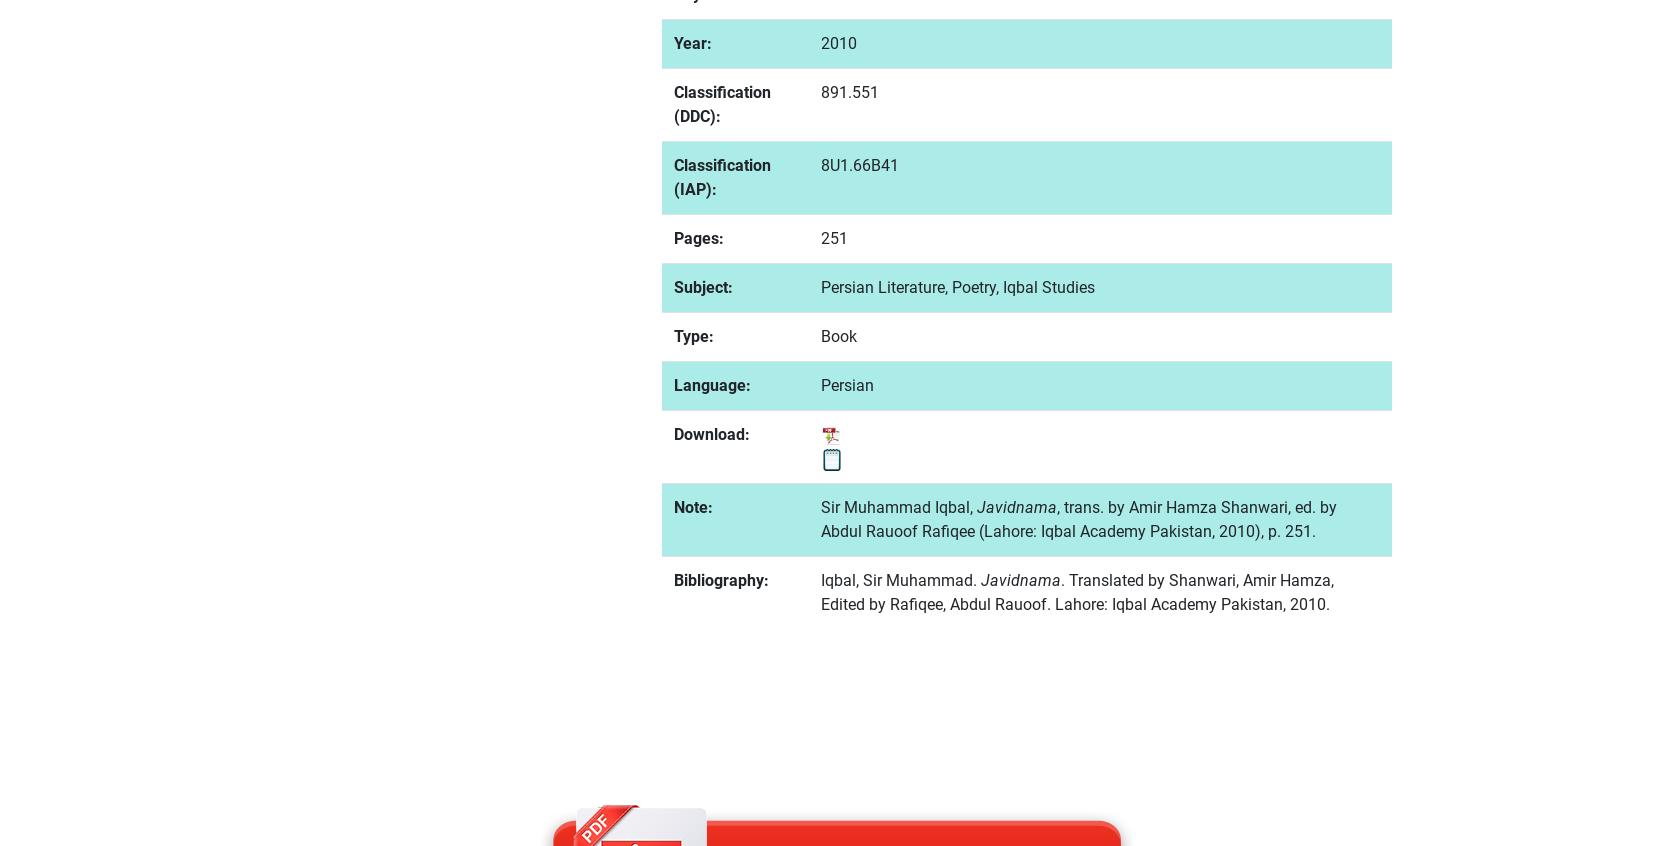  Describe the element at coordinates (673, 175) in the screenshot. I see `'Classification (IAP):'` at that location.